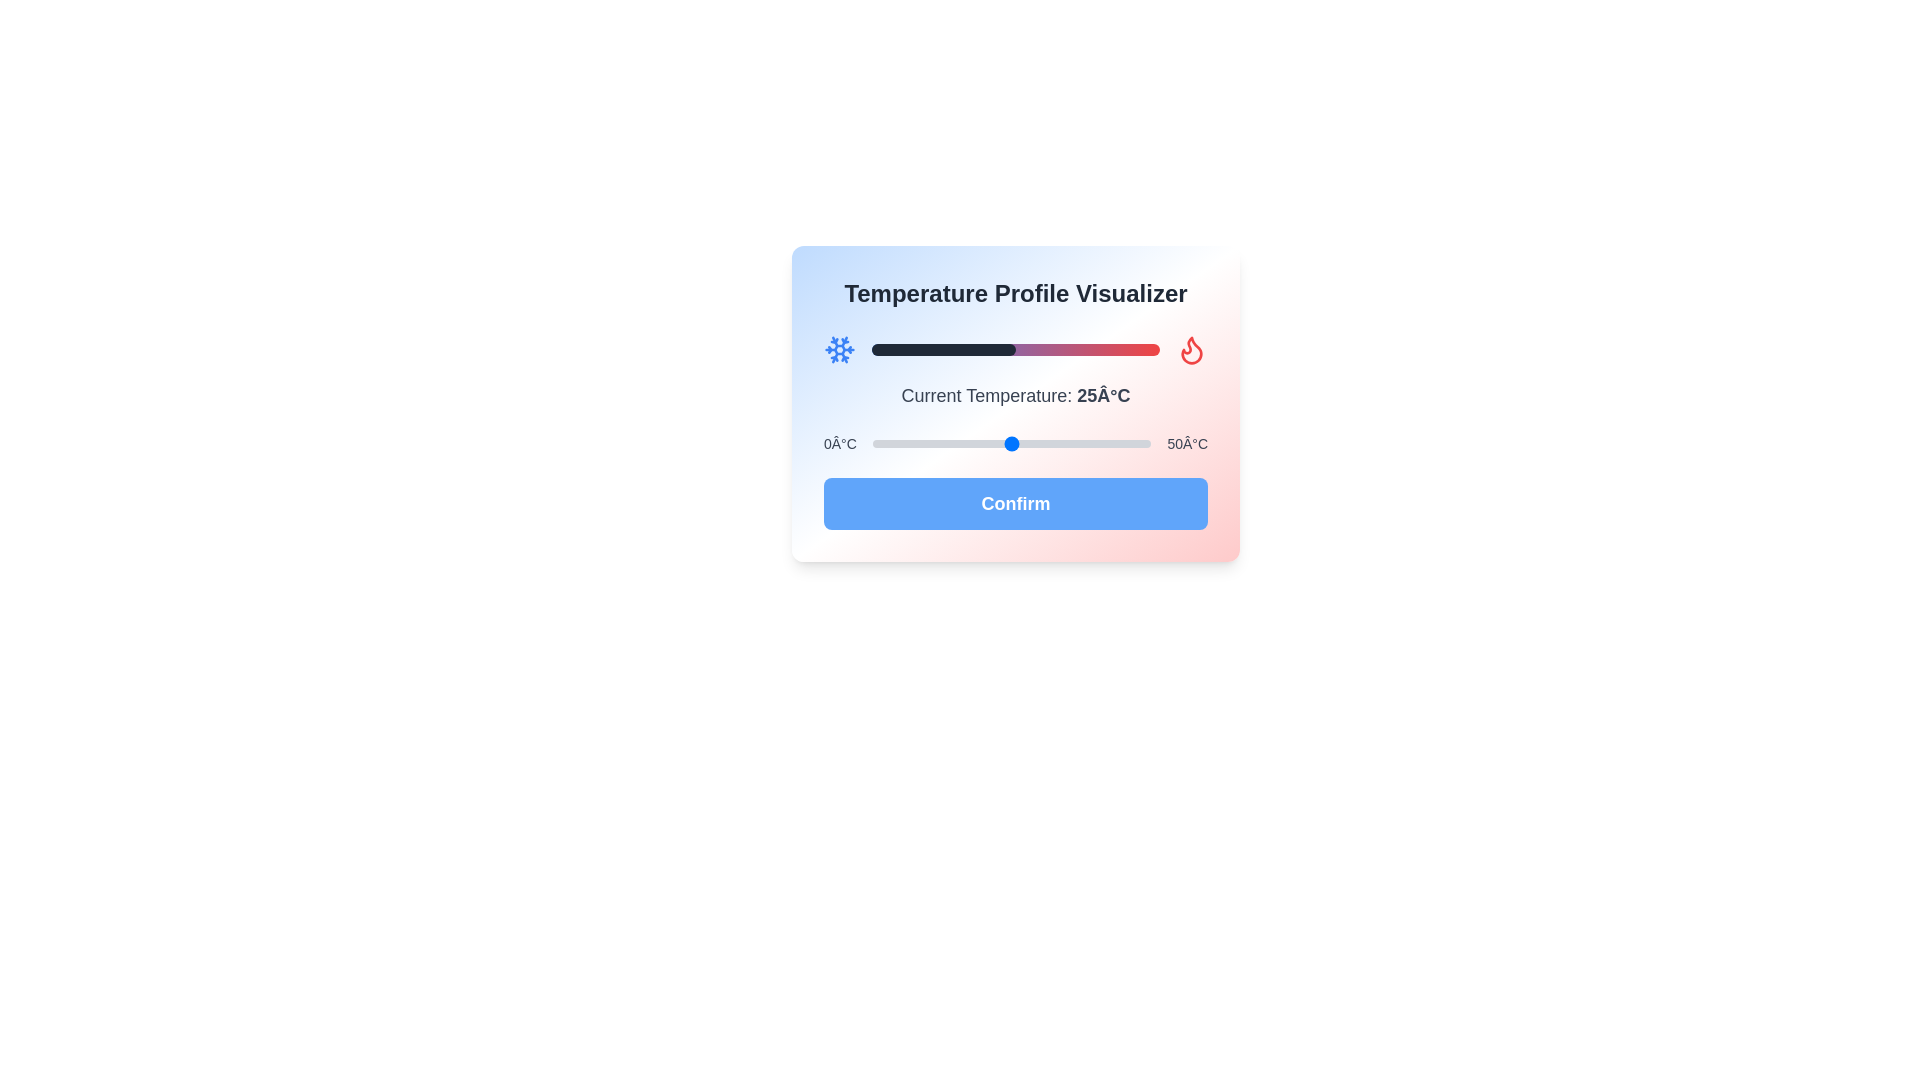  What do you see at coordinates (1078, 442) in the screenshot?
I see `the temperature to 37°C using the slider` at bounding box center [1078, 442].